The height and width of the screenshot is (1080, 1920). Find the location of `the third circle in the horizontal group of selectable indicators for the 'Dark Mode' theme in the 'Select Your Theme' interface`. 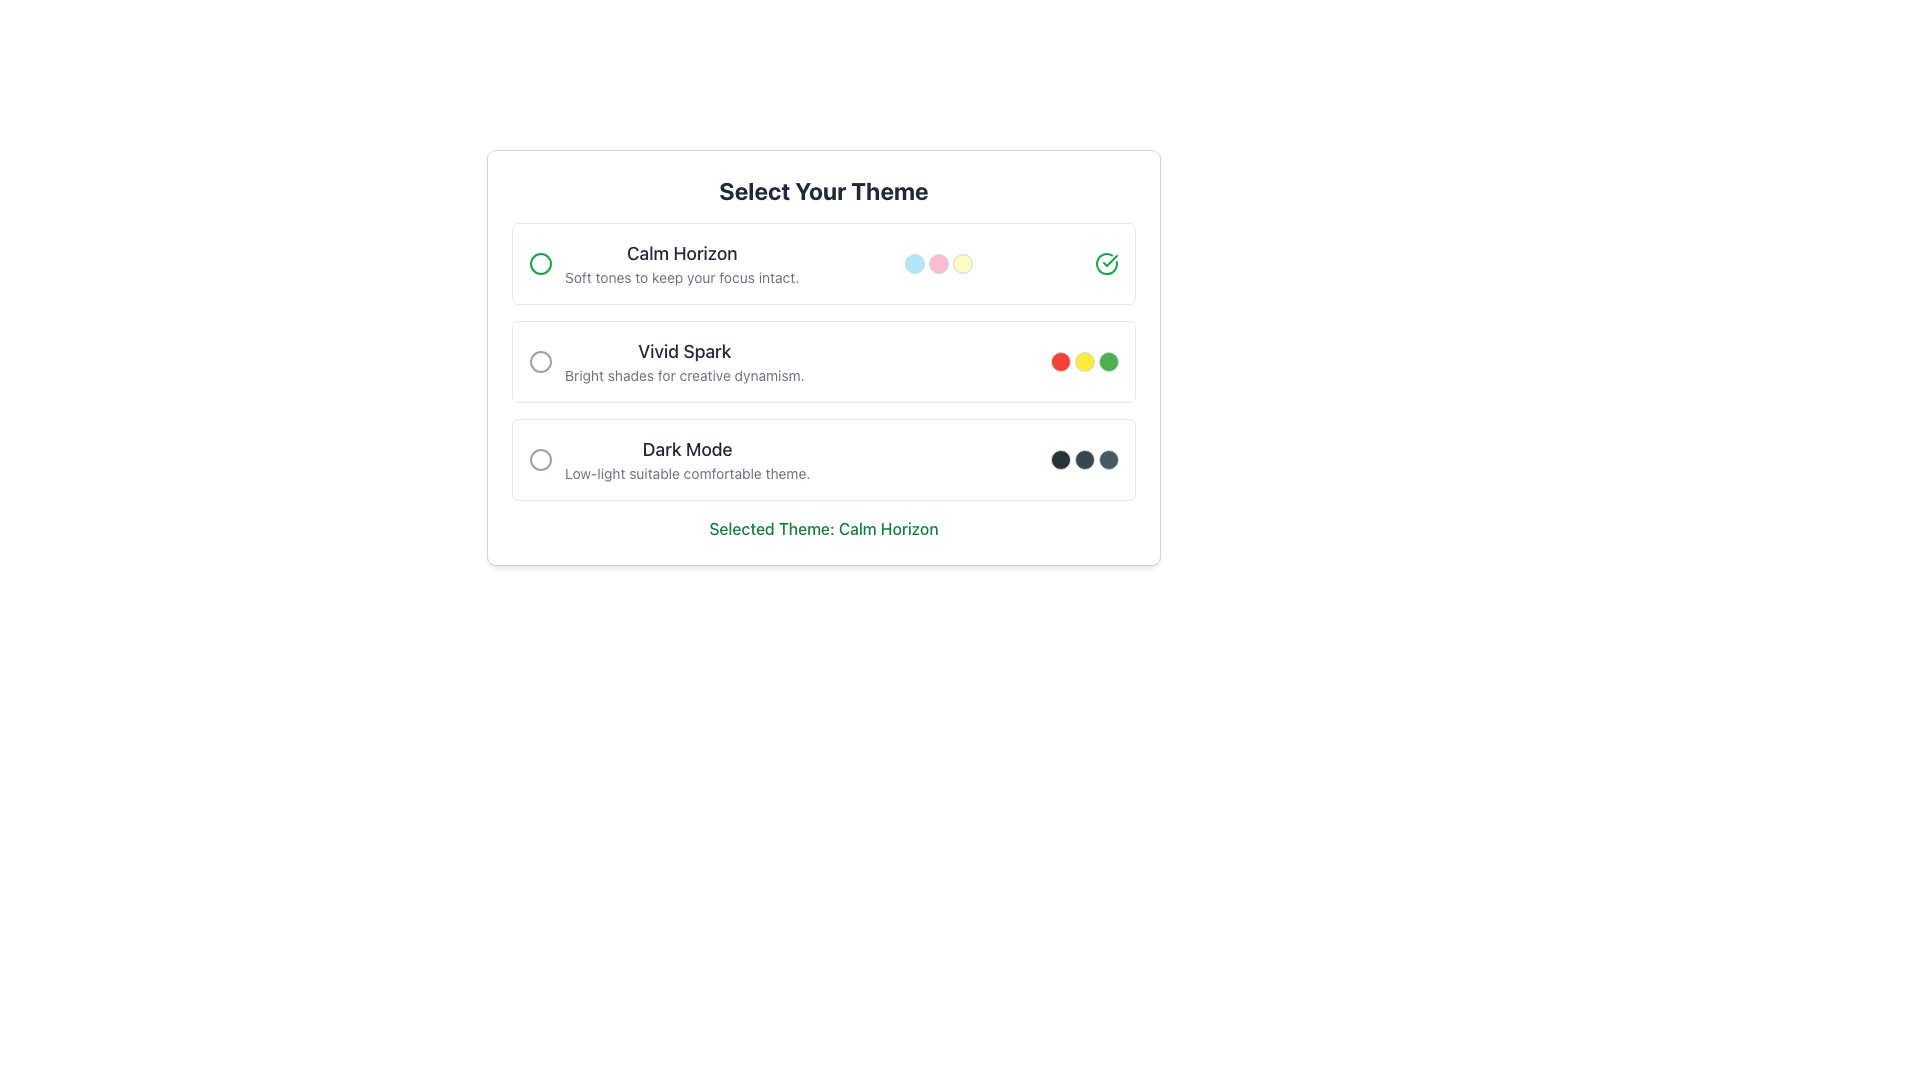

the third circle in the horizontal group of selectable indicators for the 'Dark Mode' theme in the 'Select Your Theme' interface is located at coordinates (1107, 459).